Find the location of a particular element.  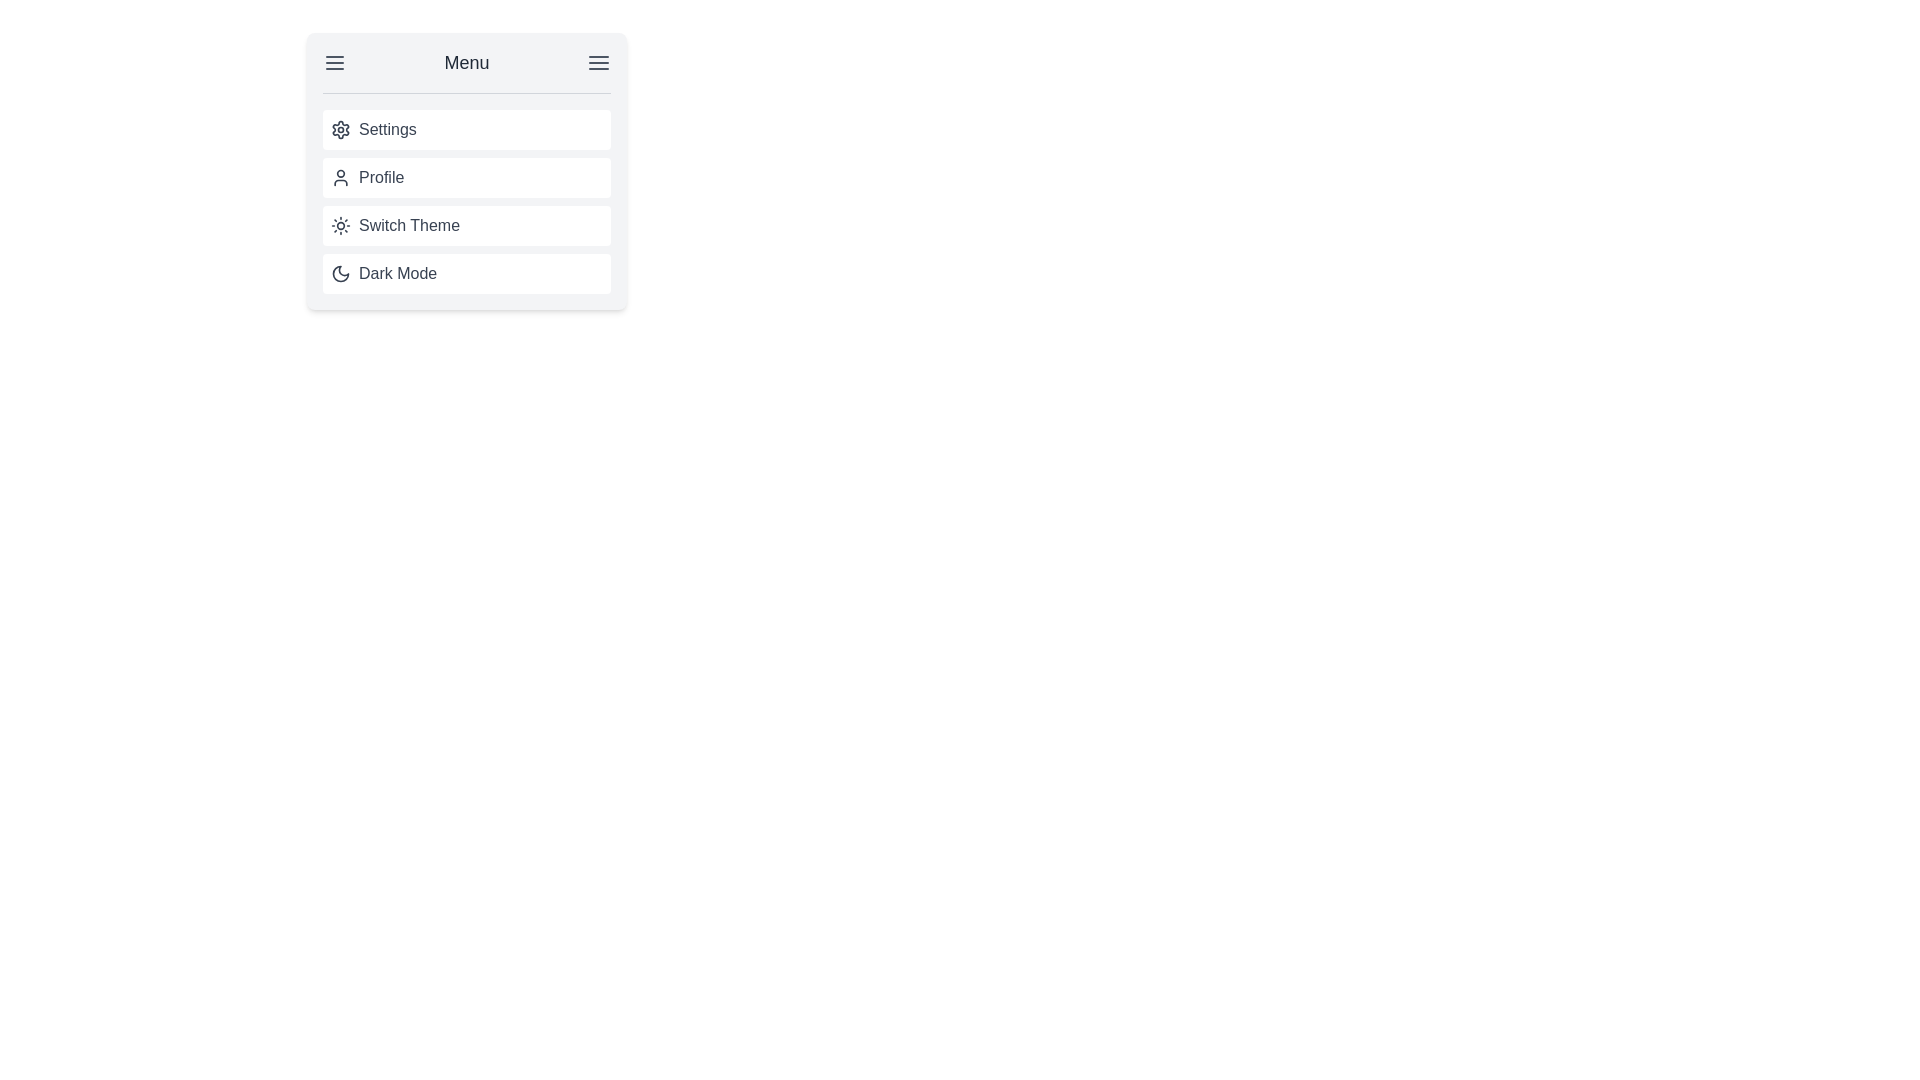

on the 'Menu' label in the header or menu bar, which is a horizontal bar at the top of a gray-bordered panel, containing bold, centered text and flanked by hamburger menu icons is located at coordinates (465, 69).